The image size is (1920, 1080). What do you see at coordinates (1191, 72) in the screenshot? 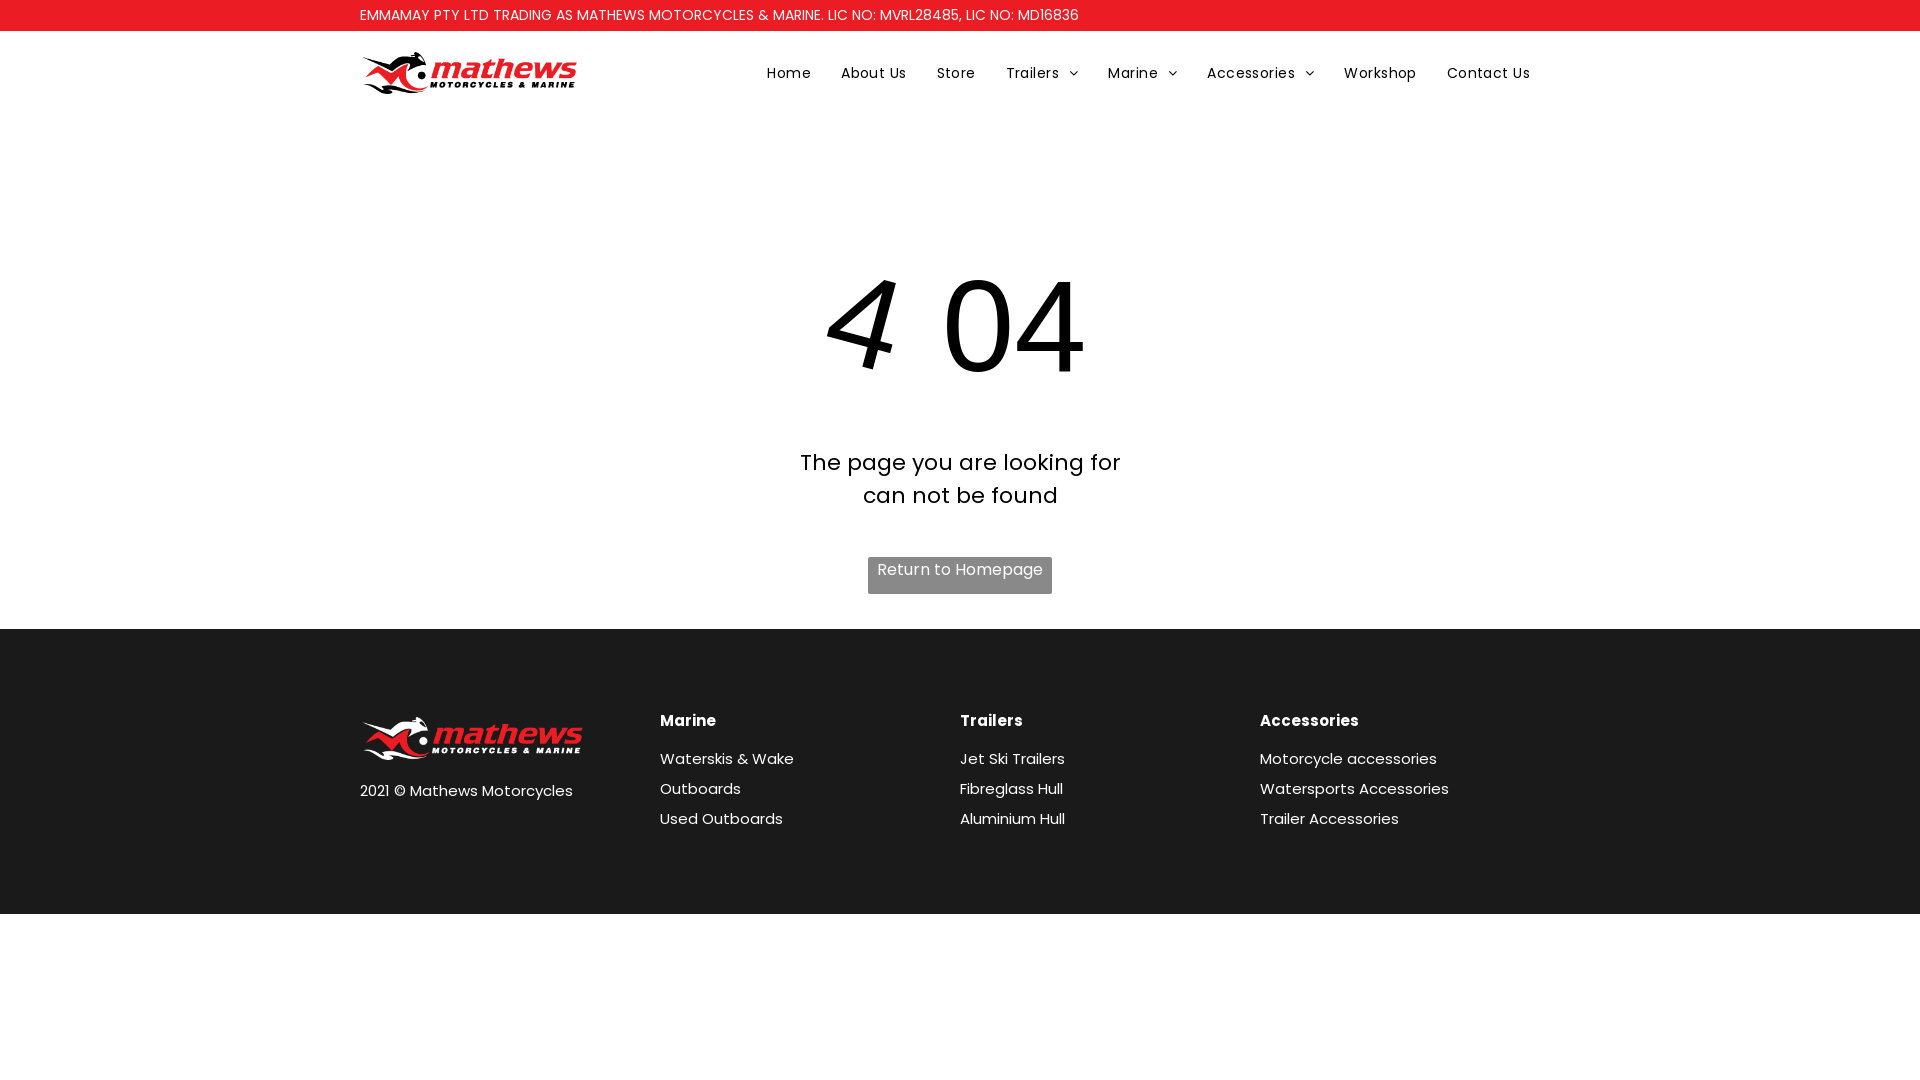
I see `'Accessories'` at bounding box center [1191, 72].